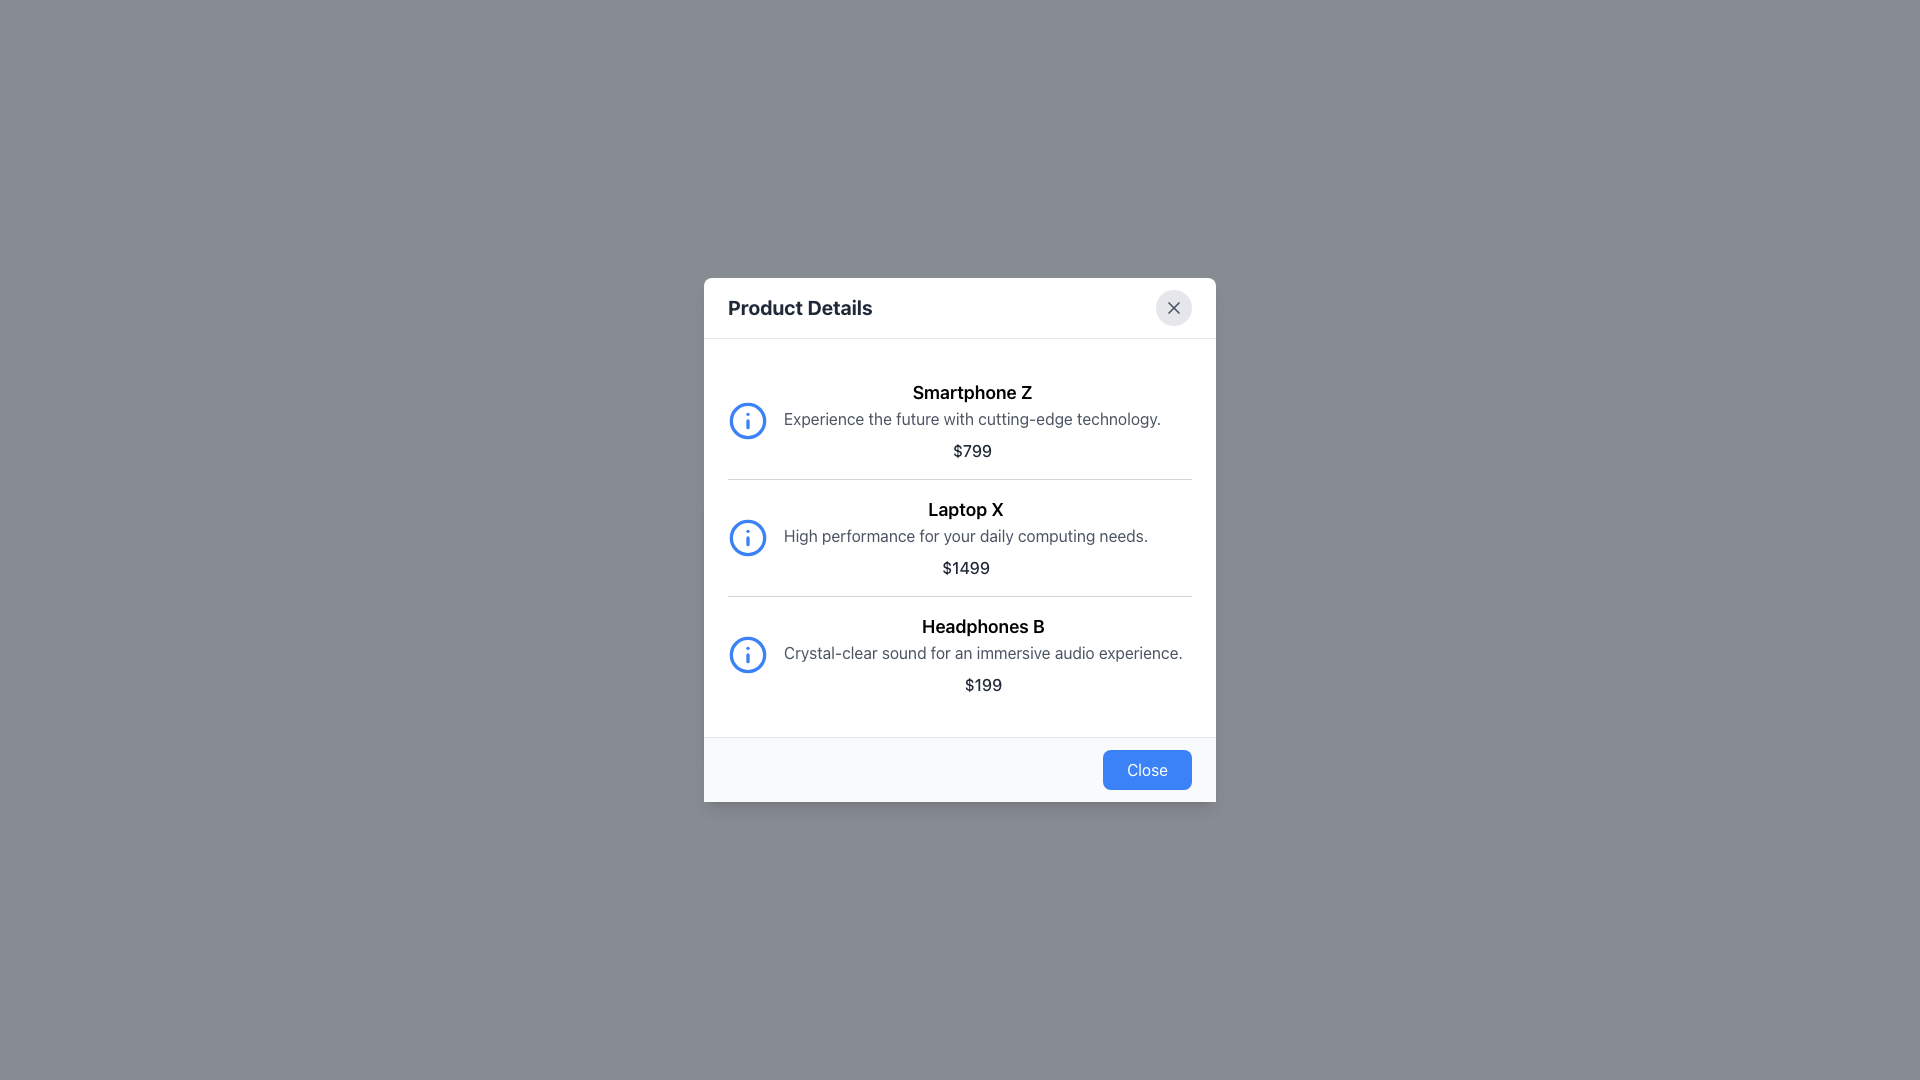 This screenshot has width=1920, height=1080. Describe the element at coordinates (960, 536) in the screenshot. I see `the Product Information Display containing the title 'Laptop X', description 'High performance for your daily computing needs.', and price '$1499'` at that location.